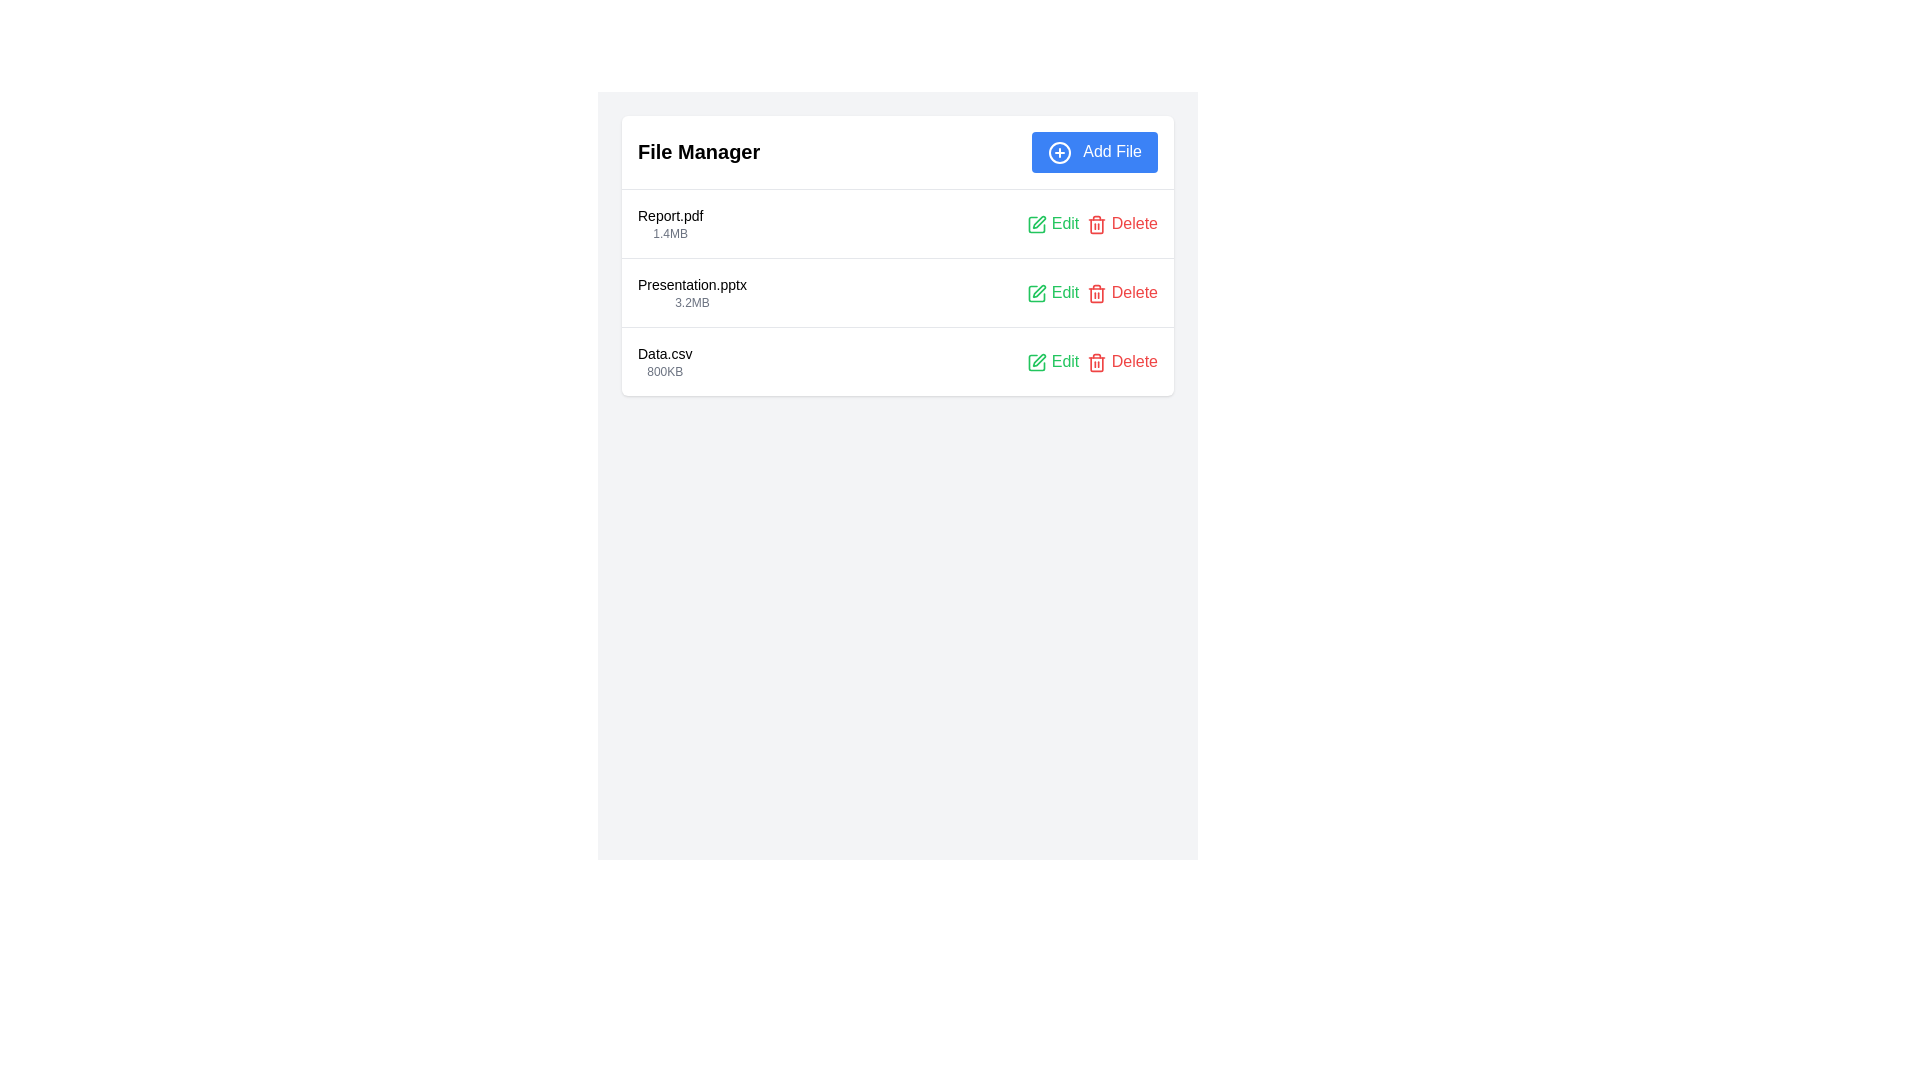 The width and height of the screenshot is (1920, 1080). Describe the element at coordinates (670, 215) in the screenshot. I see `the text label displaying 'Report.pdf', which is the title of the first file entry in the top row of a list within a card layout` at that location.